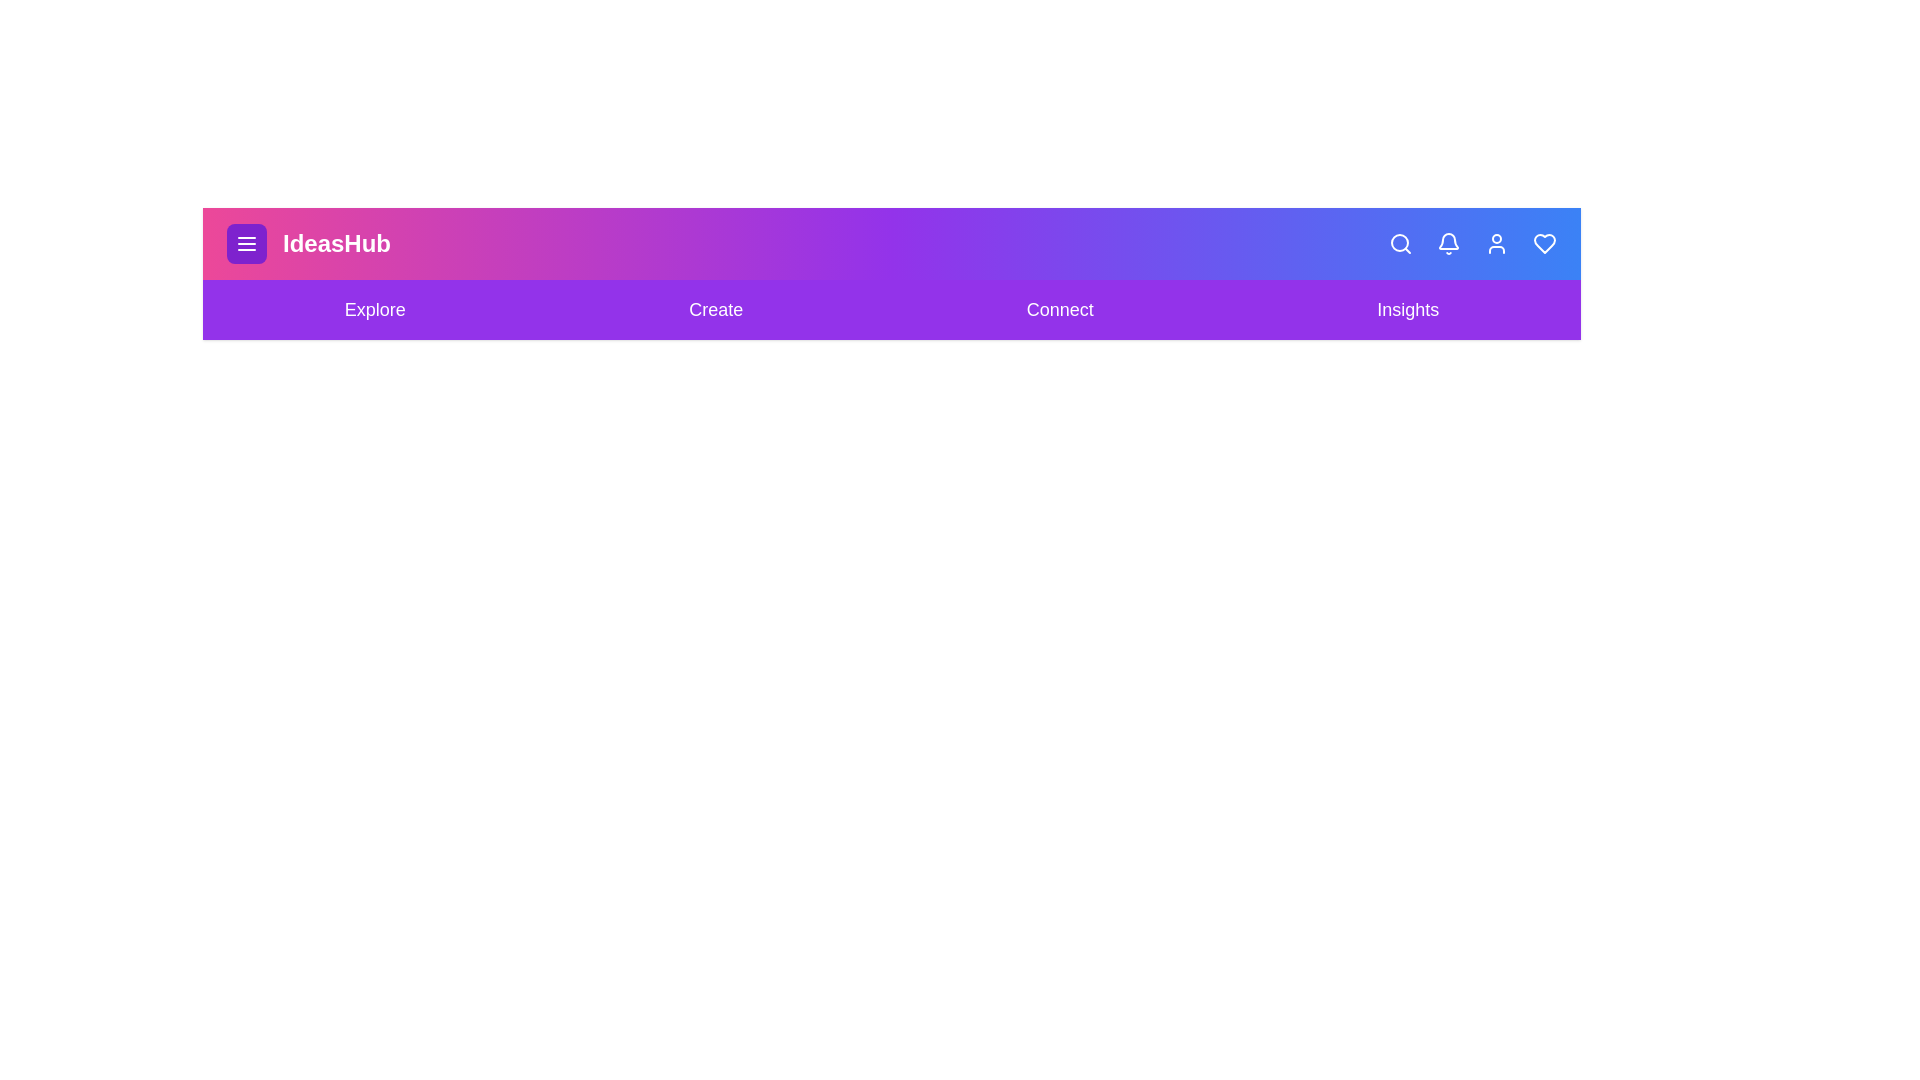 The width and height of the screenshot is (1920, 1080). Describe the element at coordinates (1400, 242) in the screenshot. I see `the Search icon in the app bar` at that location.